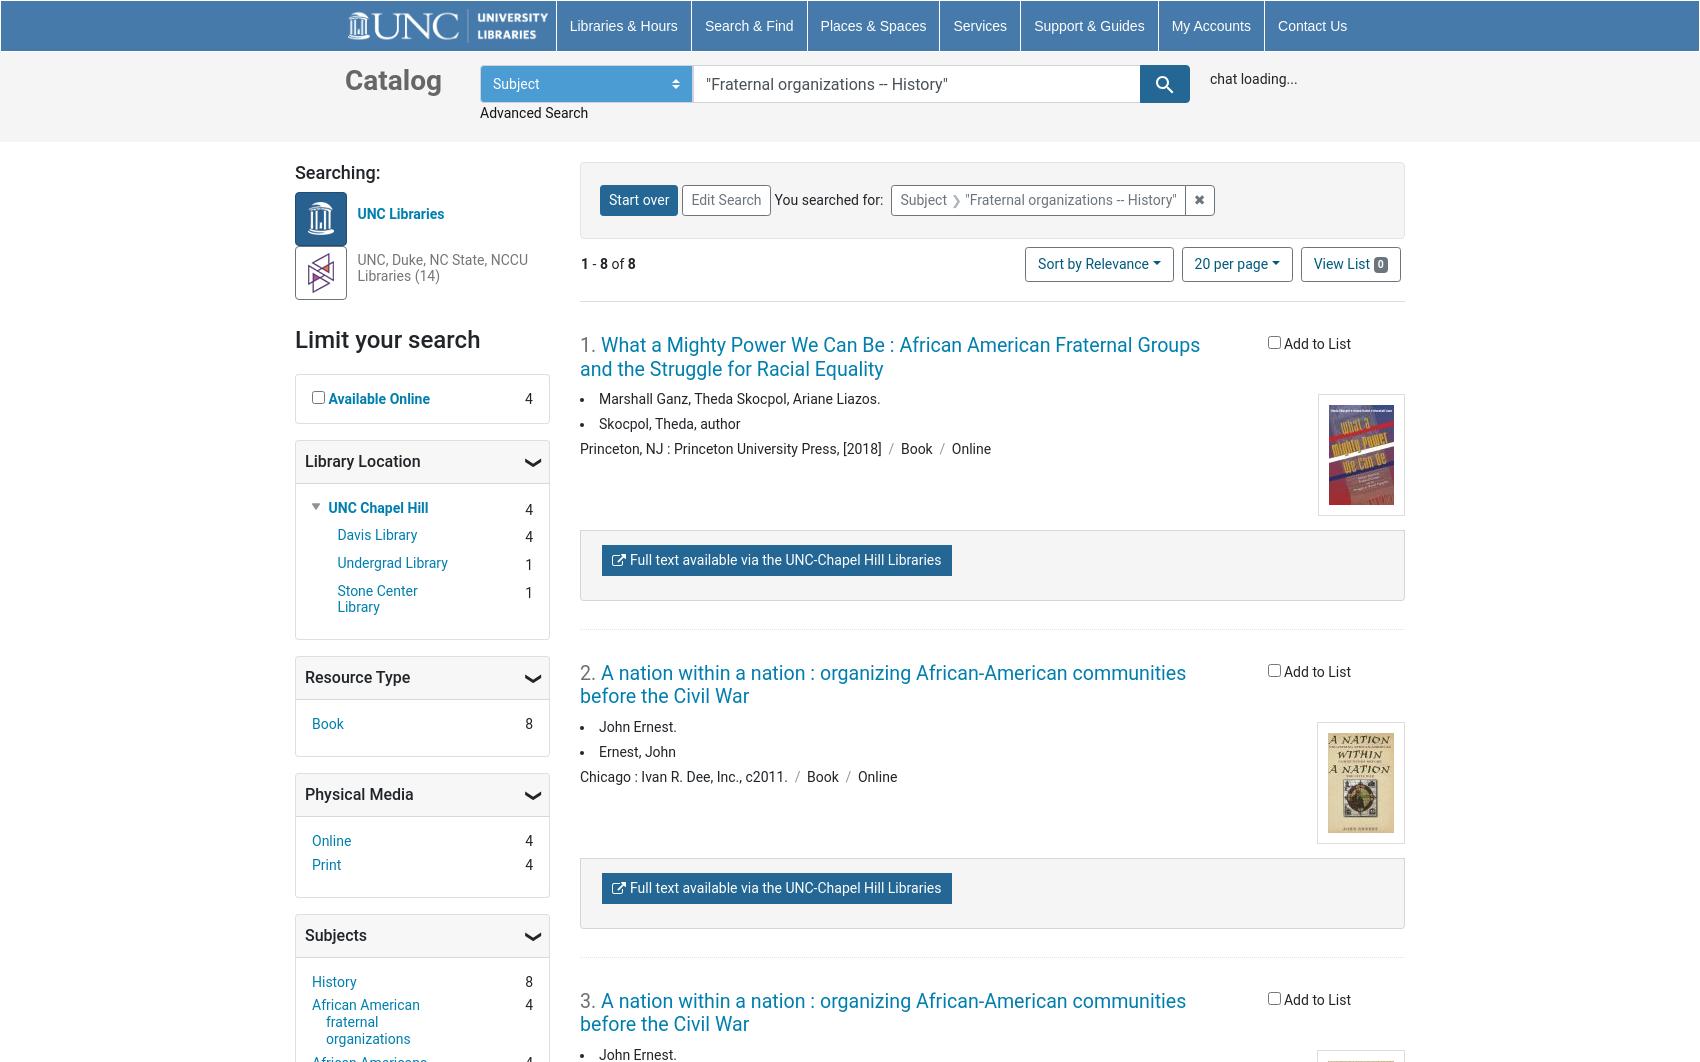 This screenshot has width=1700, height=1062. Describe the element at coordinates (669, 422) in the screenshot. I see `'Skocpol, Theda, author'` at that location.